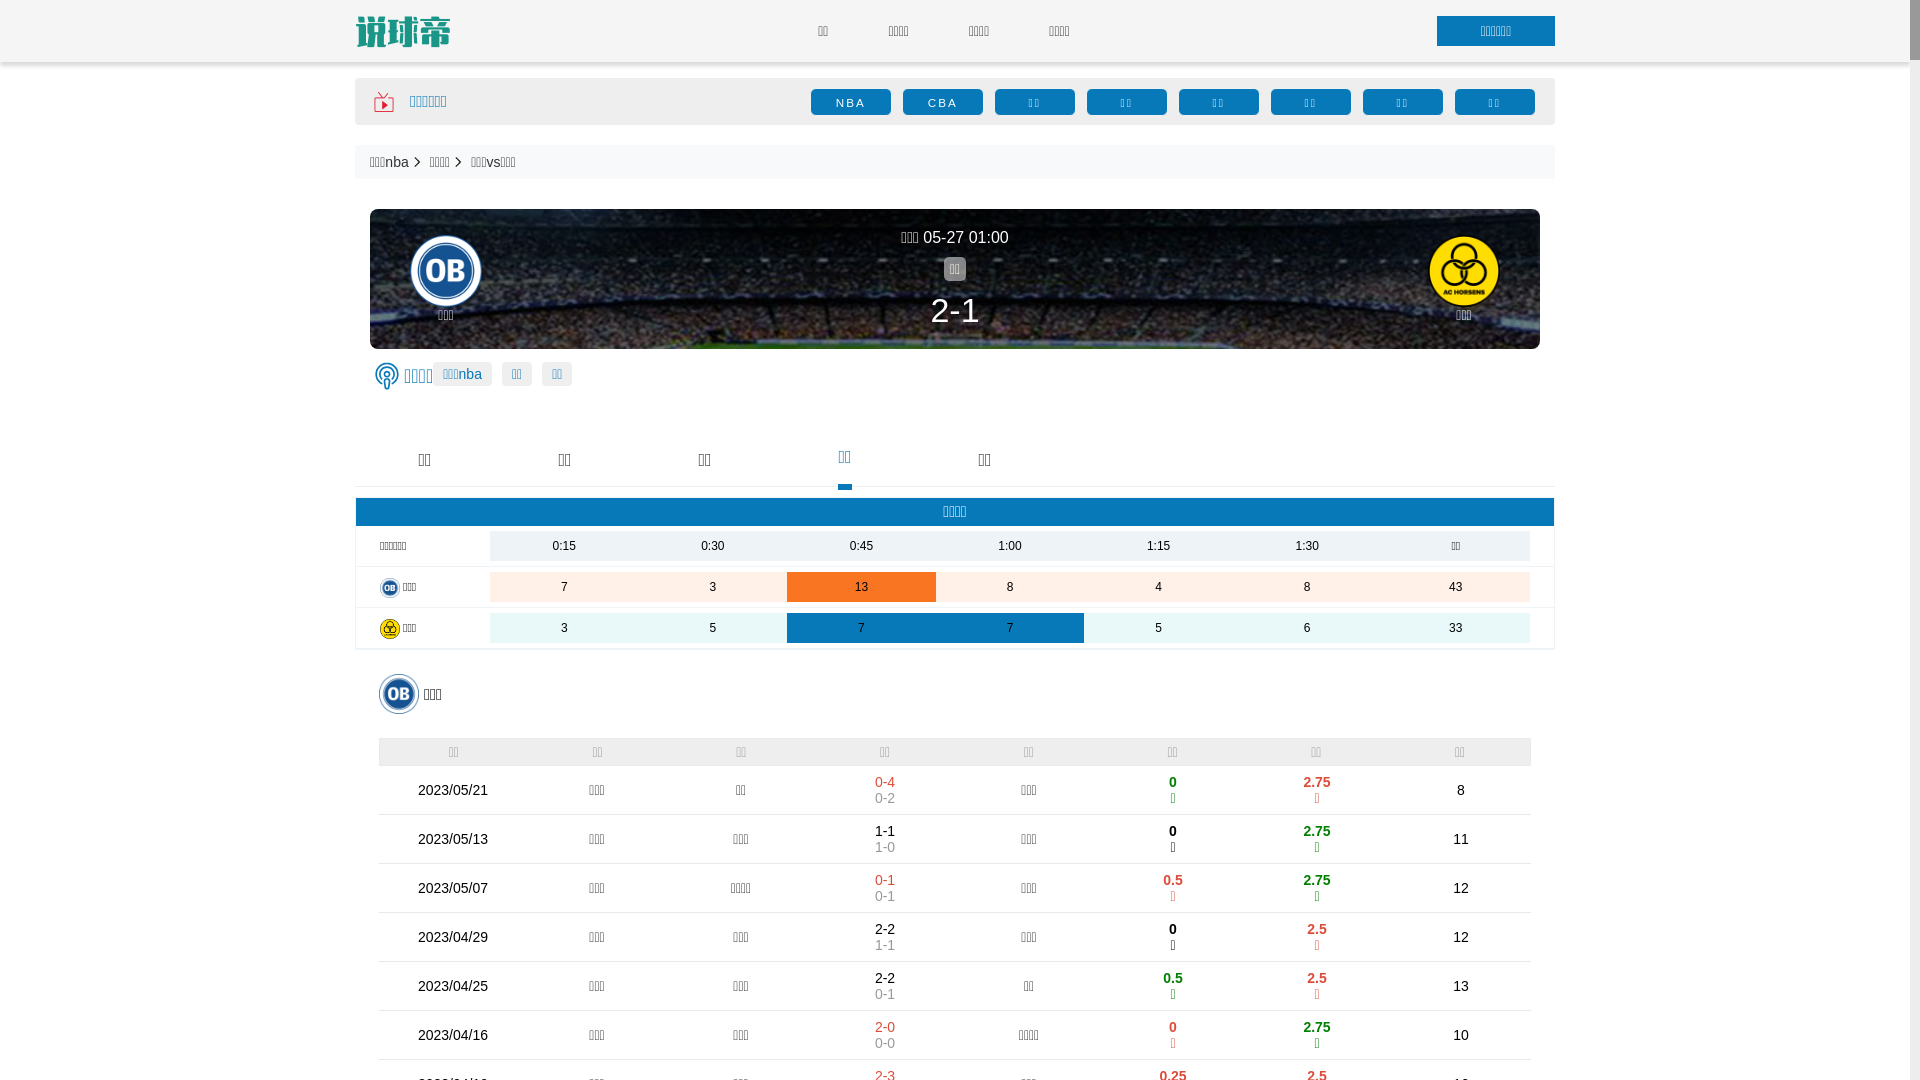 The image size is (1920, 1080). Describe the element at coordinates (850, 102) in the screenshot. I see `'NBA'` at that location.